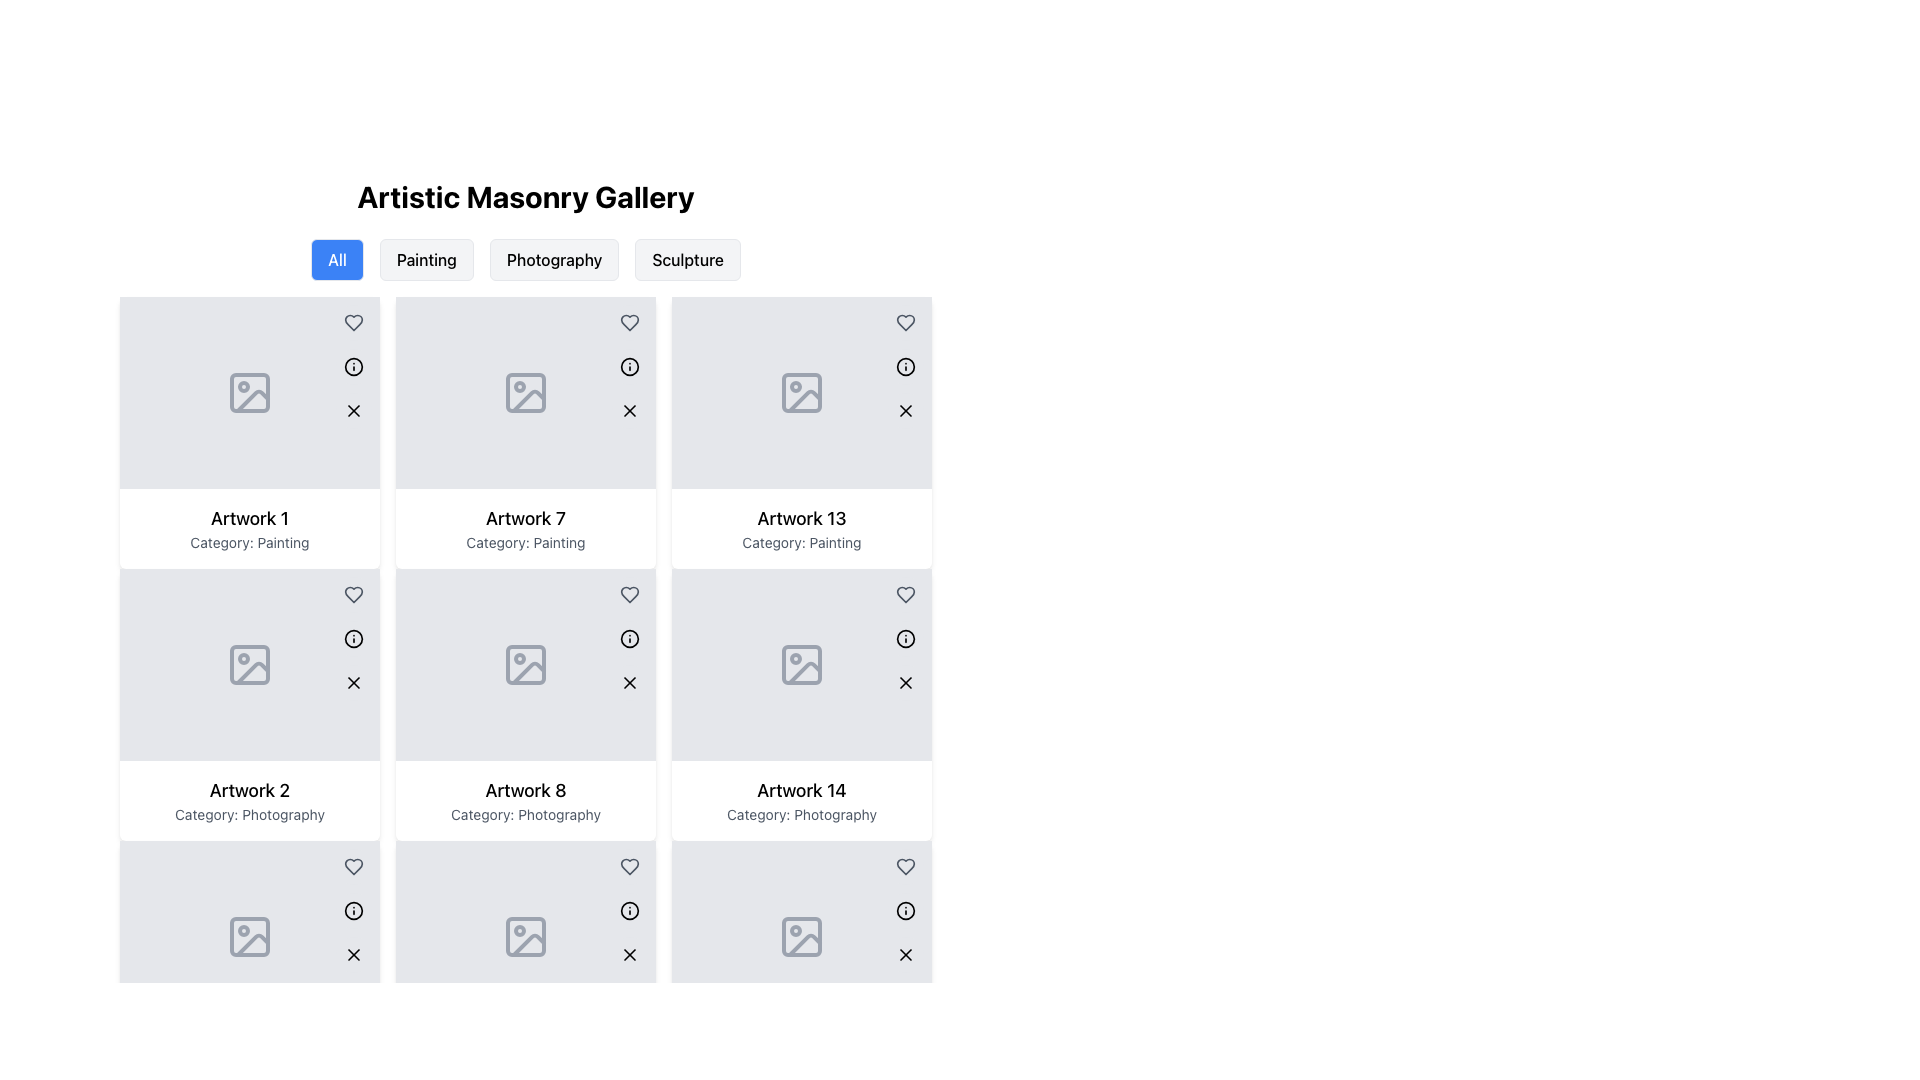 Image resolution: width=1920 pixels, height=1080 pixels. I want to click on the close button located at the bottom of the grouped widget in the top-right corner of the 'Artwork 13' card, so click(905, 366).